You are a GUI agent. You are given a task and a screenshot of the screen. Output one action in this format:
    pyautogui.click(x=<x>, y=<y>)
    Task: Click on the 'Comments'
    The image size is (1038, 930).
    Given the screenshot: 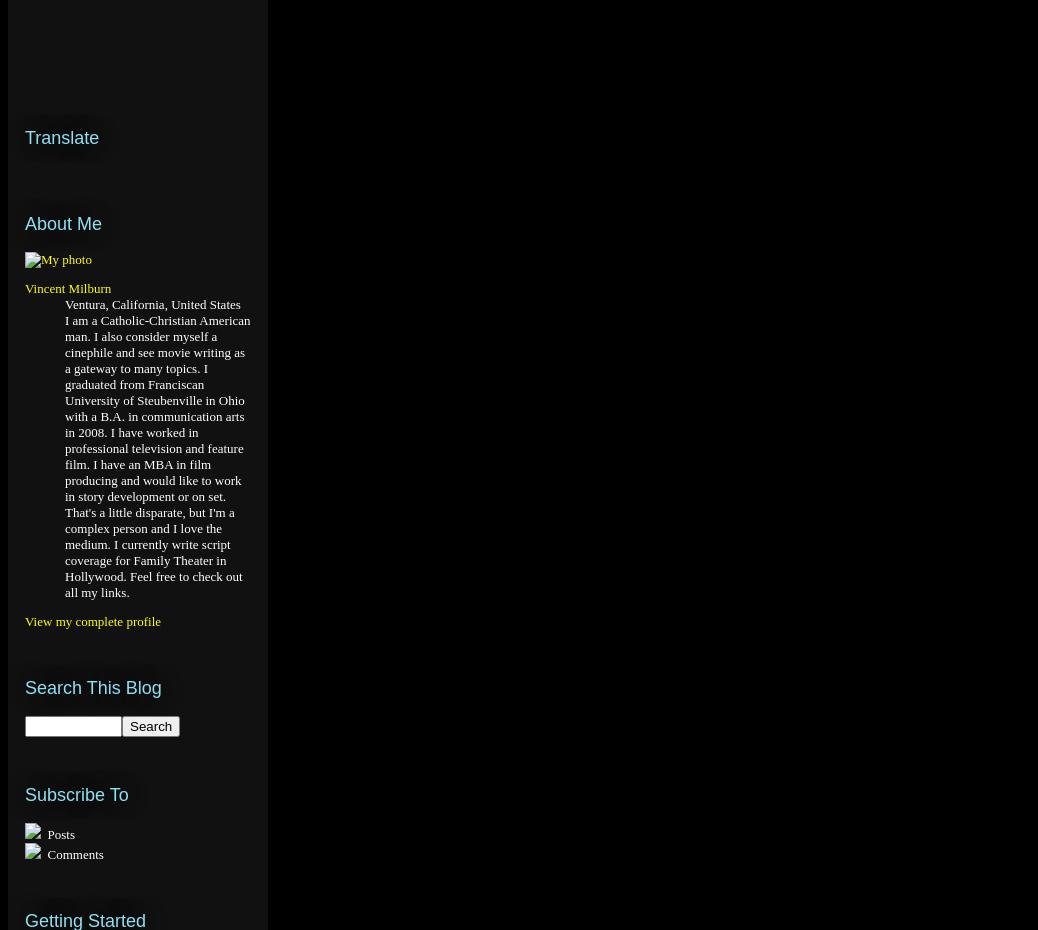 What is the action you would take?
    pyautogui.click(x=43, y=852)
    